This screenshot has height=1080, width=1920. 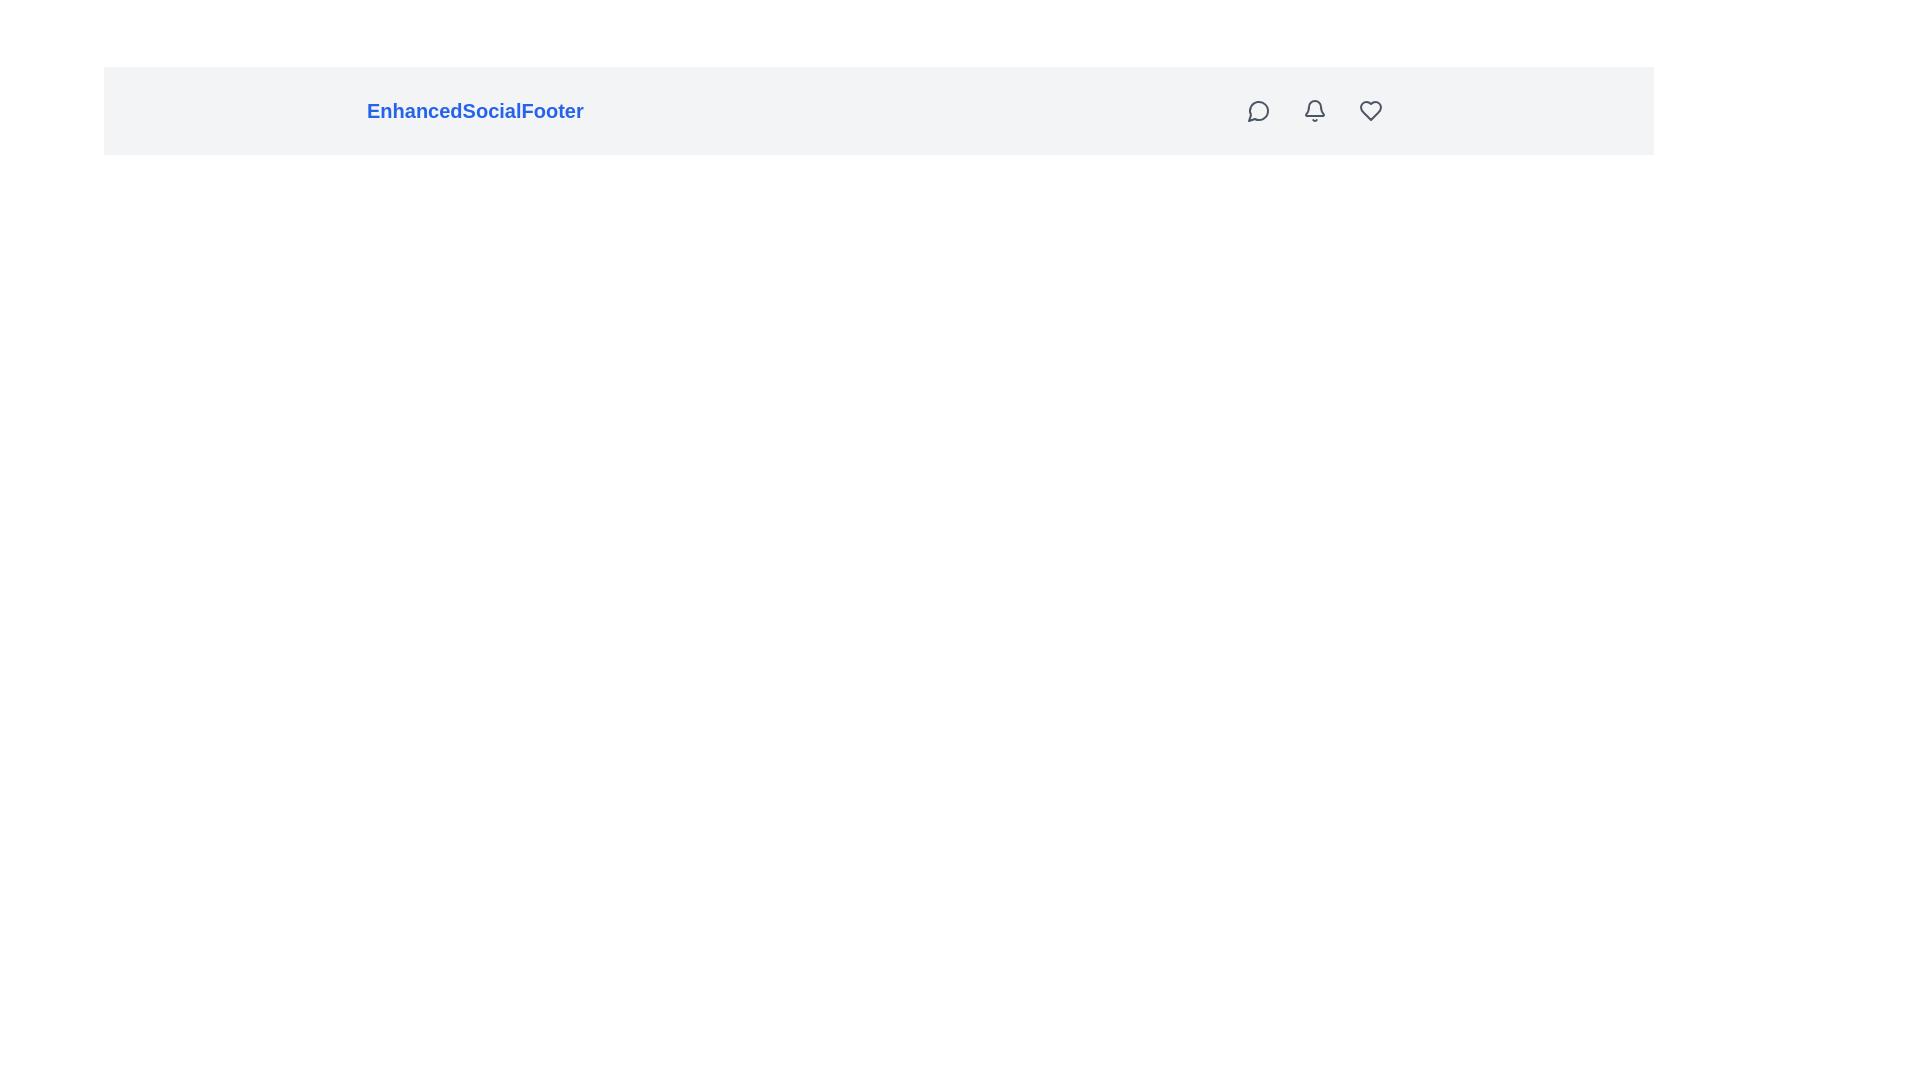 What do you see at coordinates (1370, 111) in the screenshot?
I see `the favorite/like button represented by a heart icon, which is the last item in a row of three similar buttons located at the top-right corner of the interface` at bounding box center [1370, 111].